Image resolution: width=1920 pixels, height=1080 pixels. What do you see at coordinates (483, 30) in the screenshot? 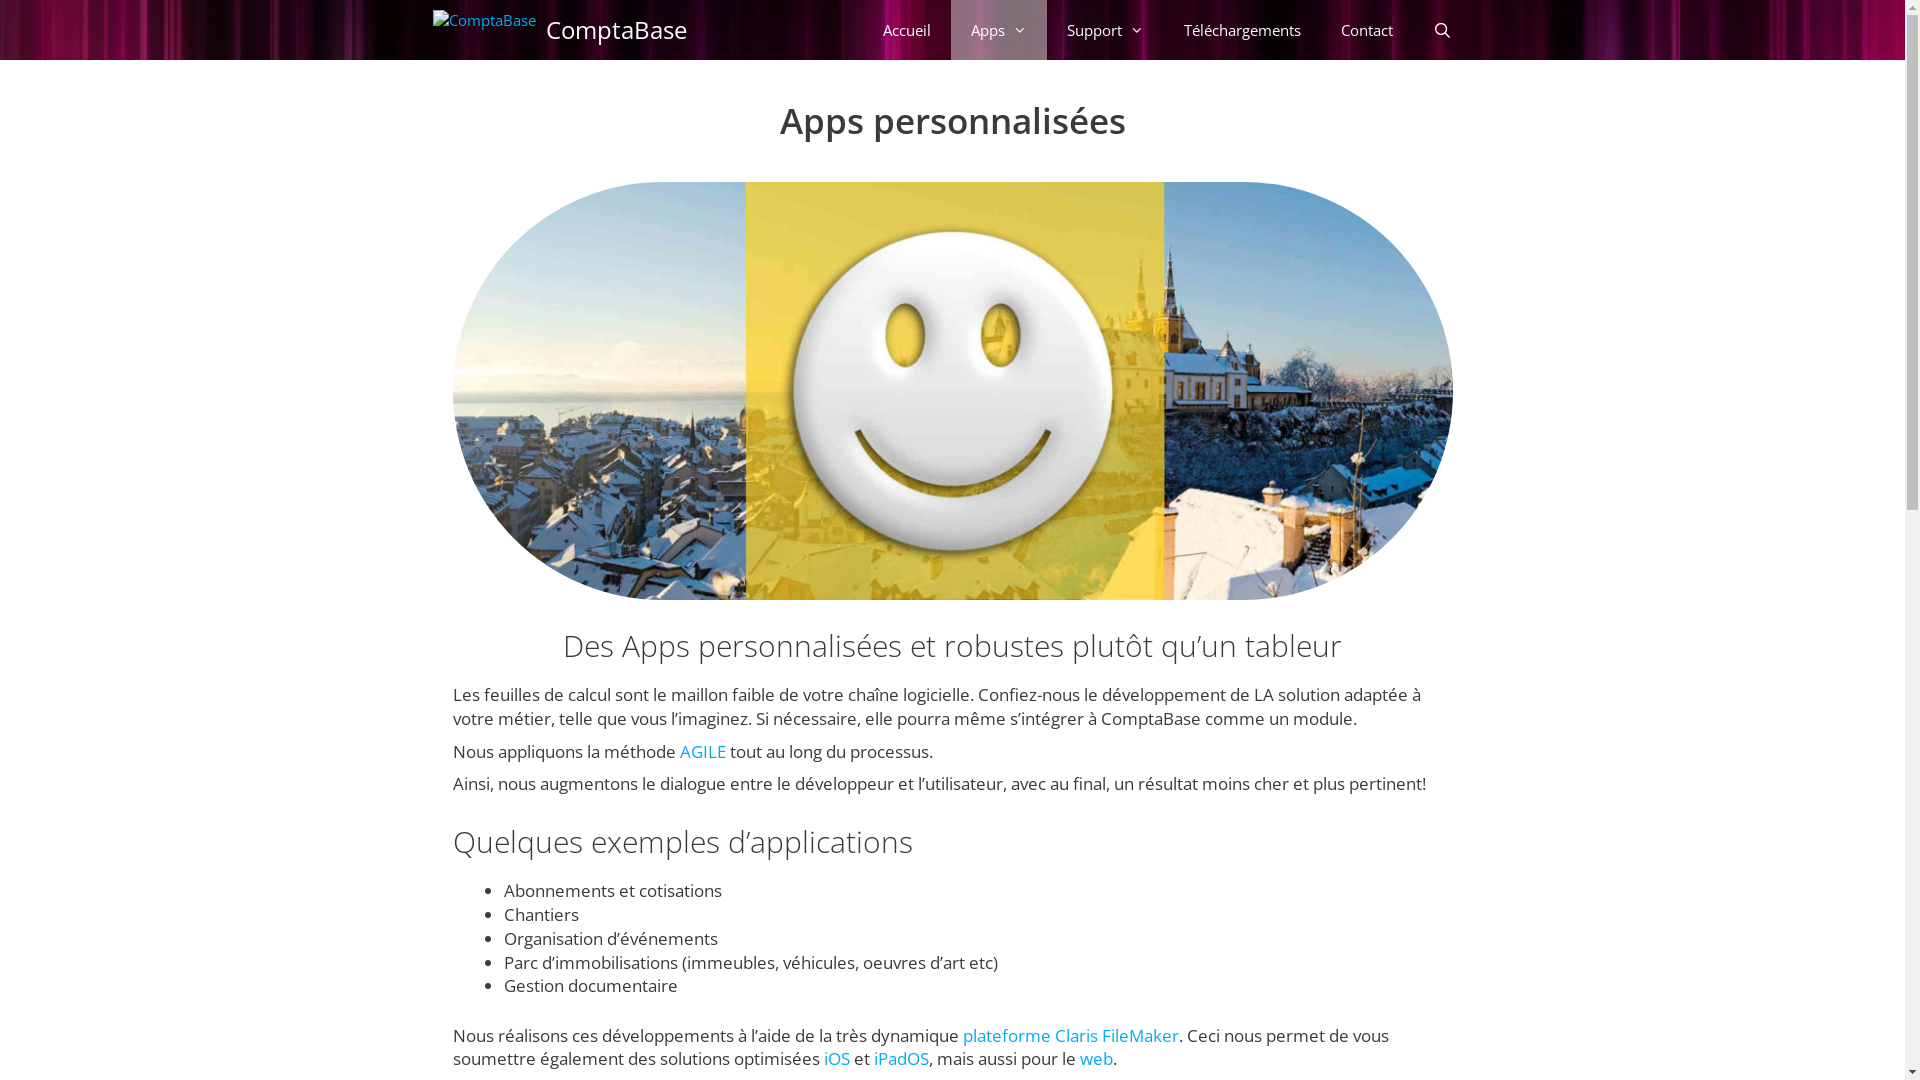
I see `'ComptaBase'` at bounding box center [483, 30].